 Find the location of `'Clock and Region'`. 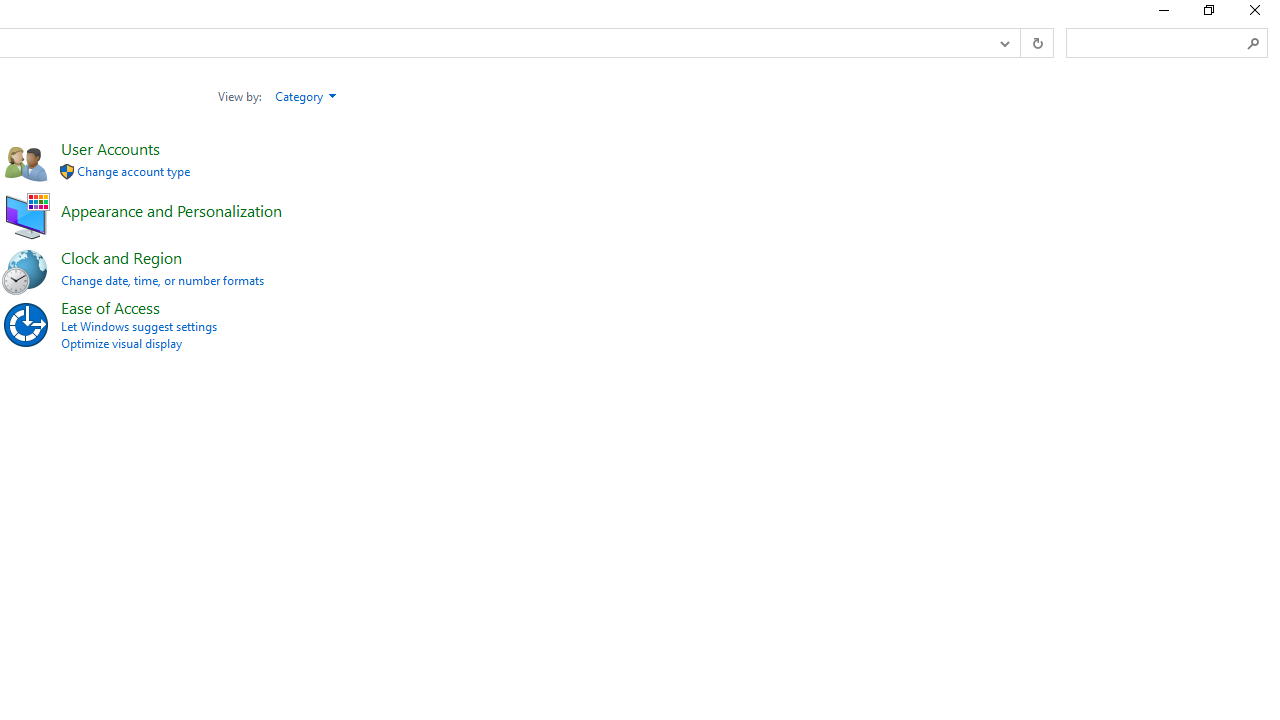

'Clock and Region' is located at coordinates (120, 256).